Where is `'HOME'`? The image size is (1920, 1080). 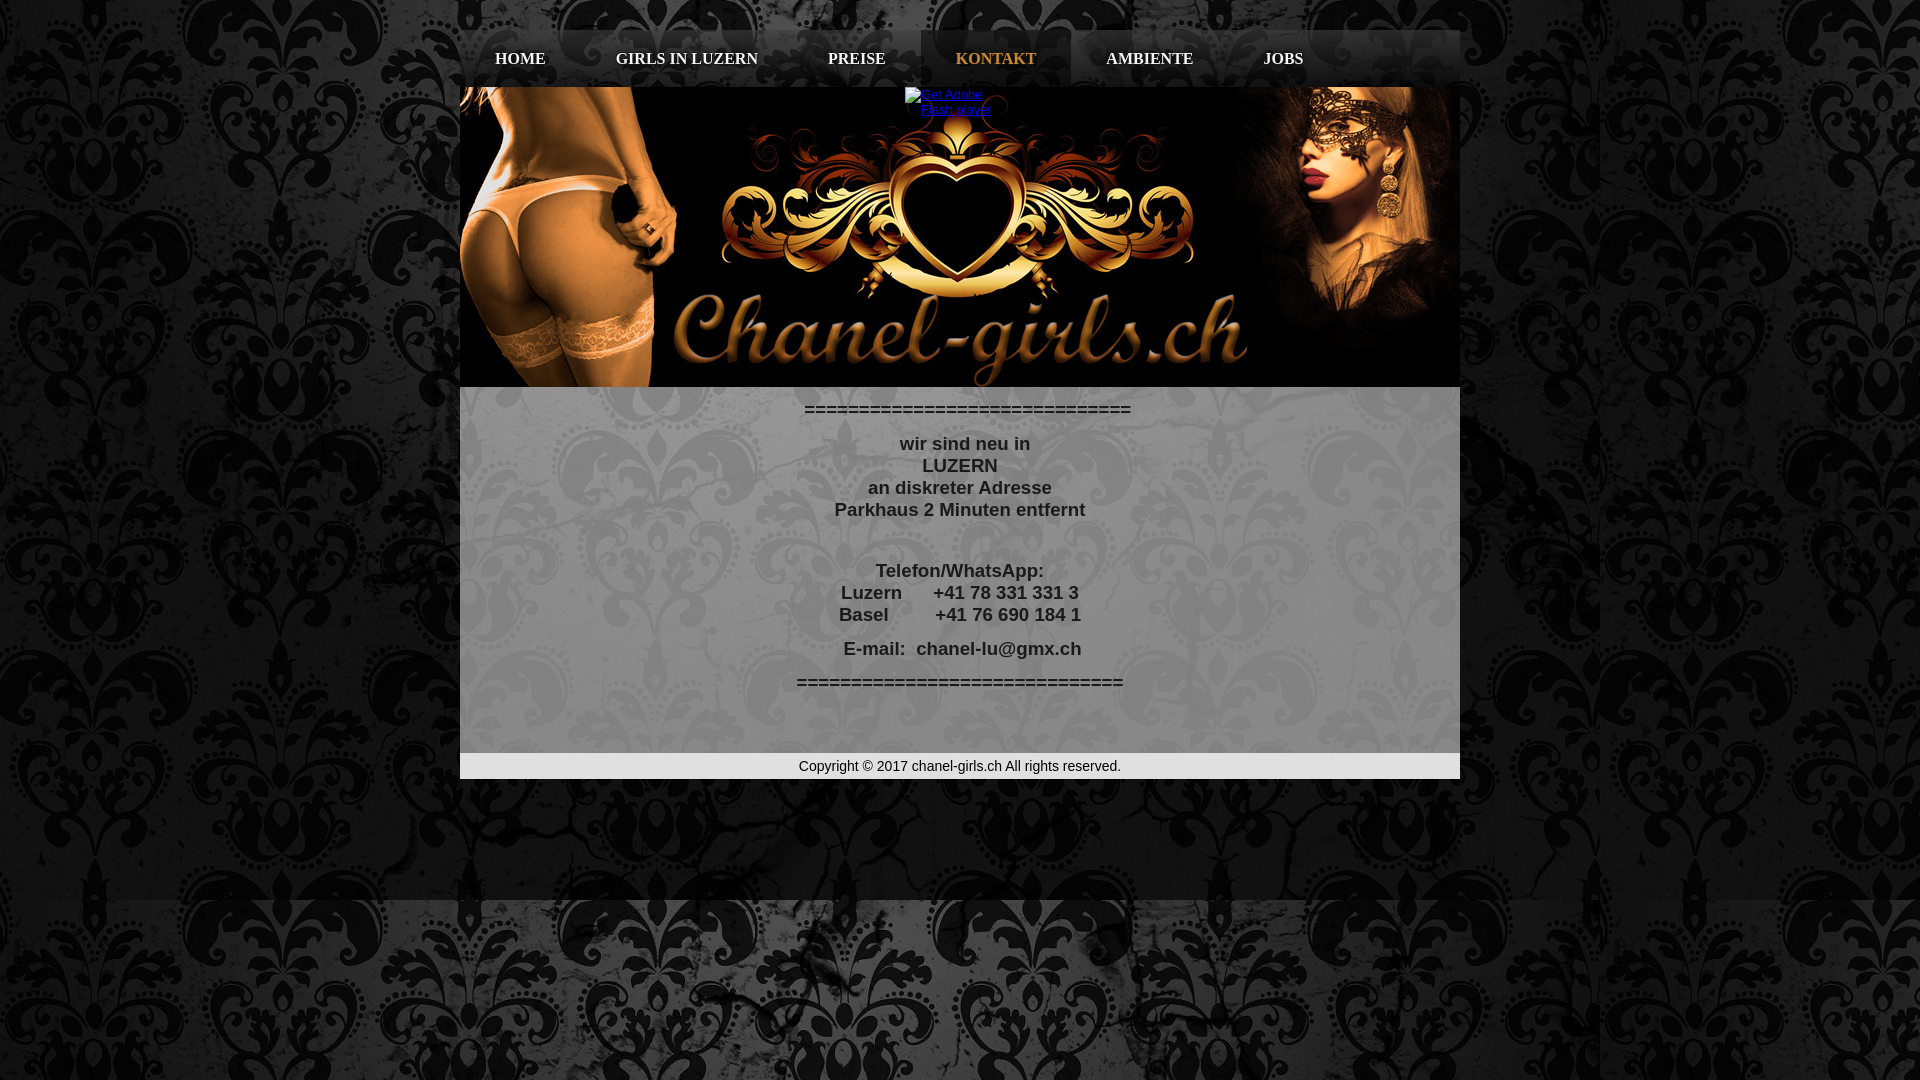 'HOME' is located at coordinates (520, 57).